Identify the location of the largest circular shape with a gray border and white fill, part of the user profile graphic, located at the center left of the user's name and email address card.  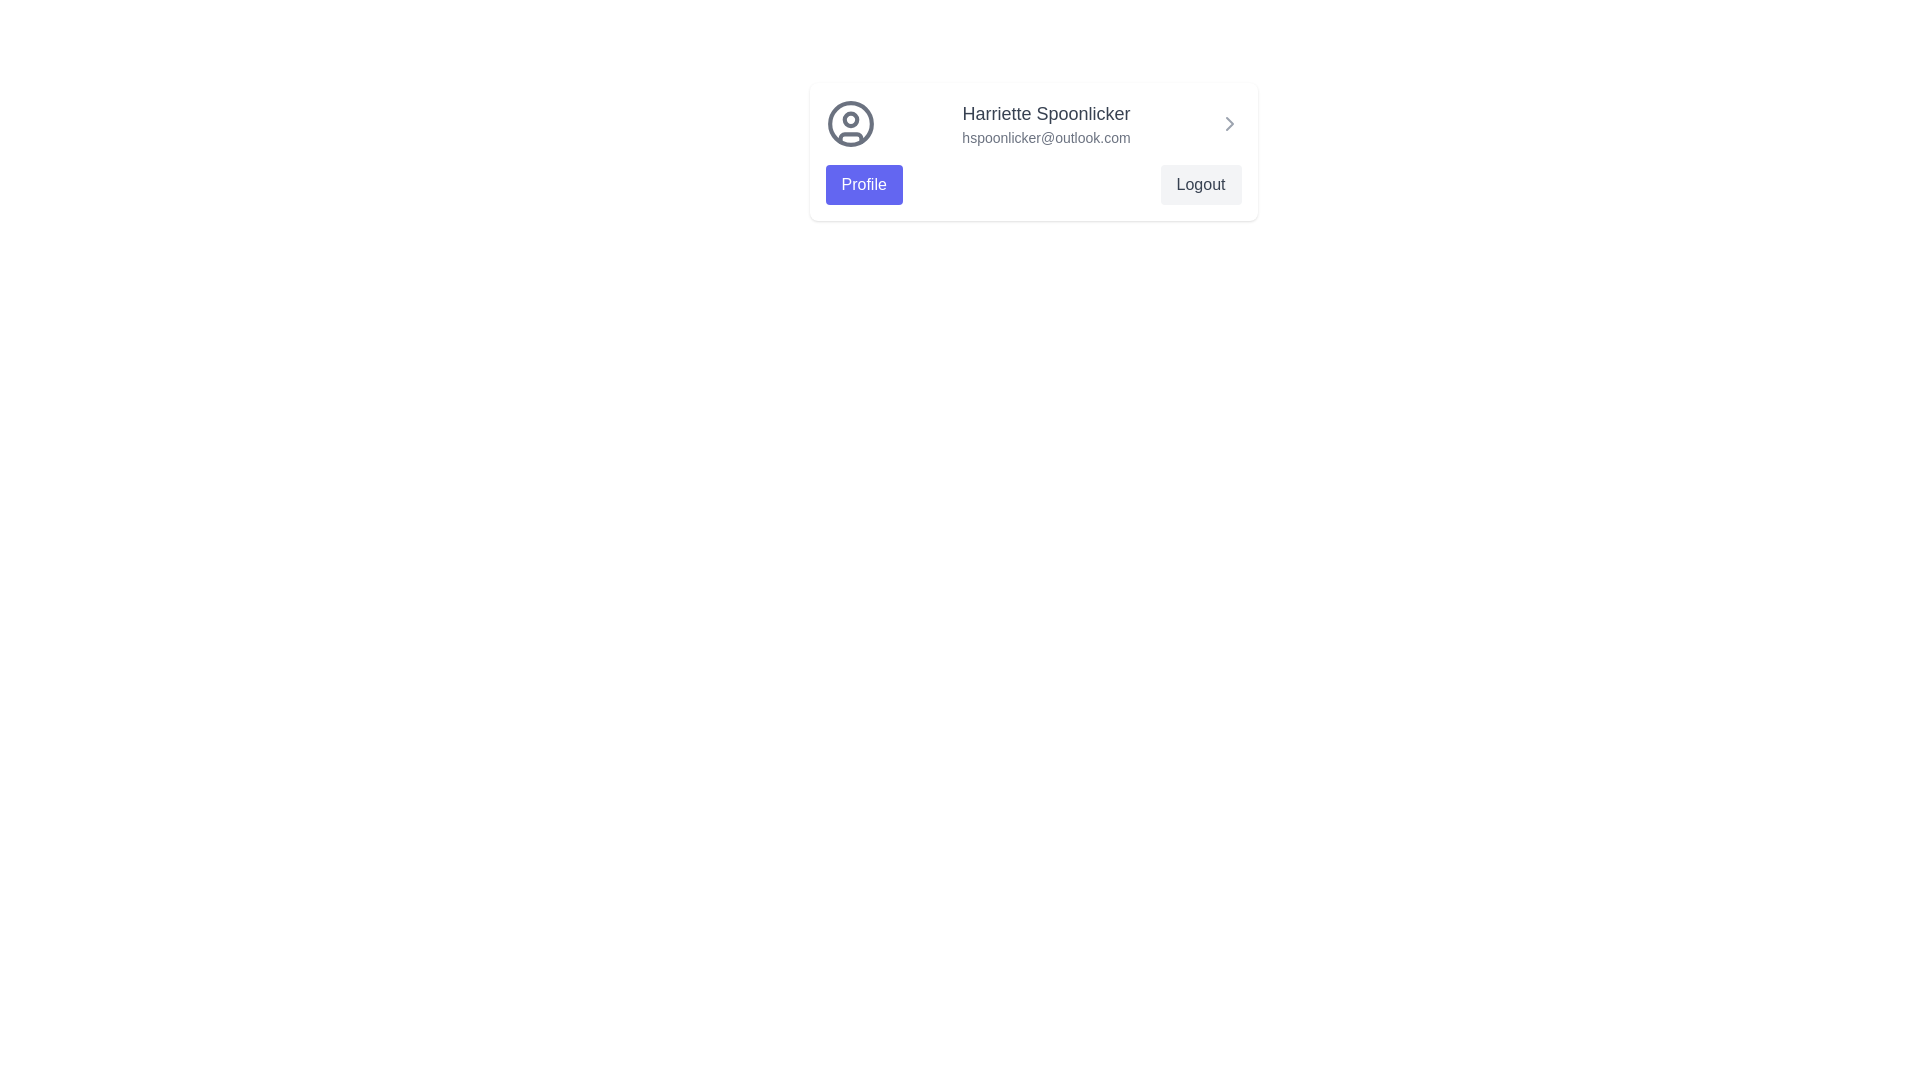
(850, 123).